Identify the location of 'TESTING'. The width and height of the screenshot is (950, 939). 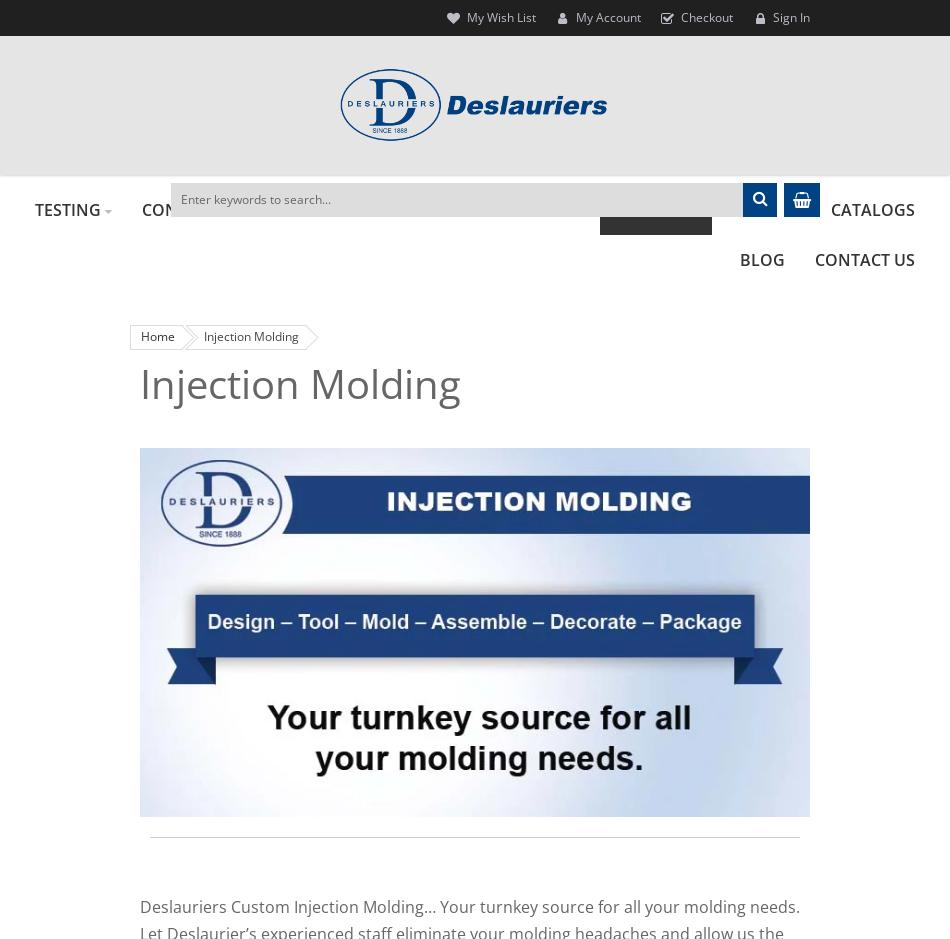
(68, 208).